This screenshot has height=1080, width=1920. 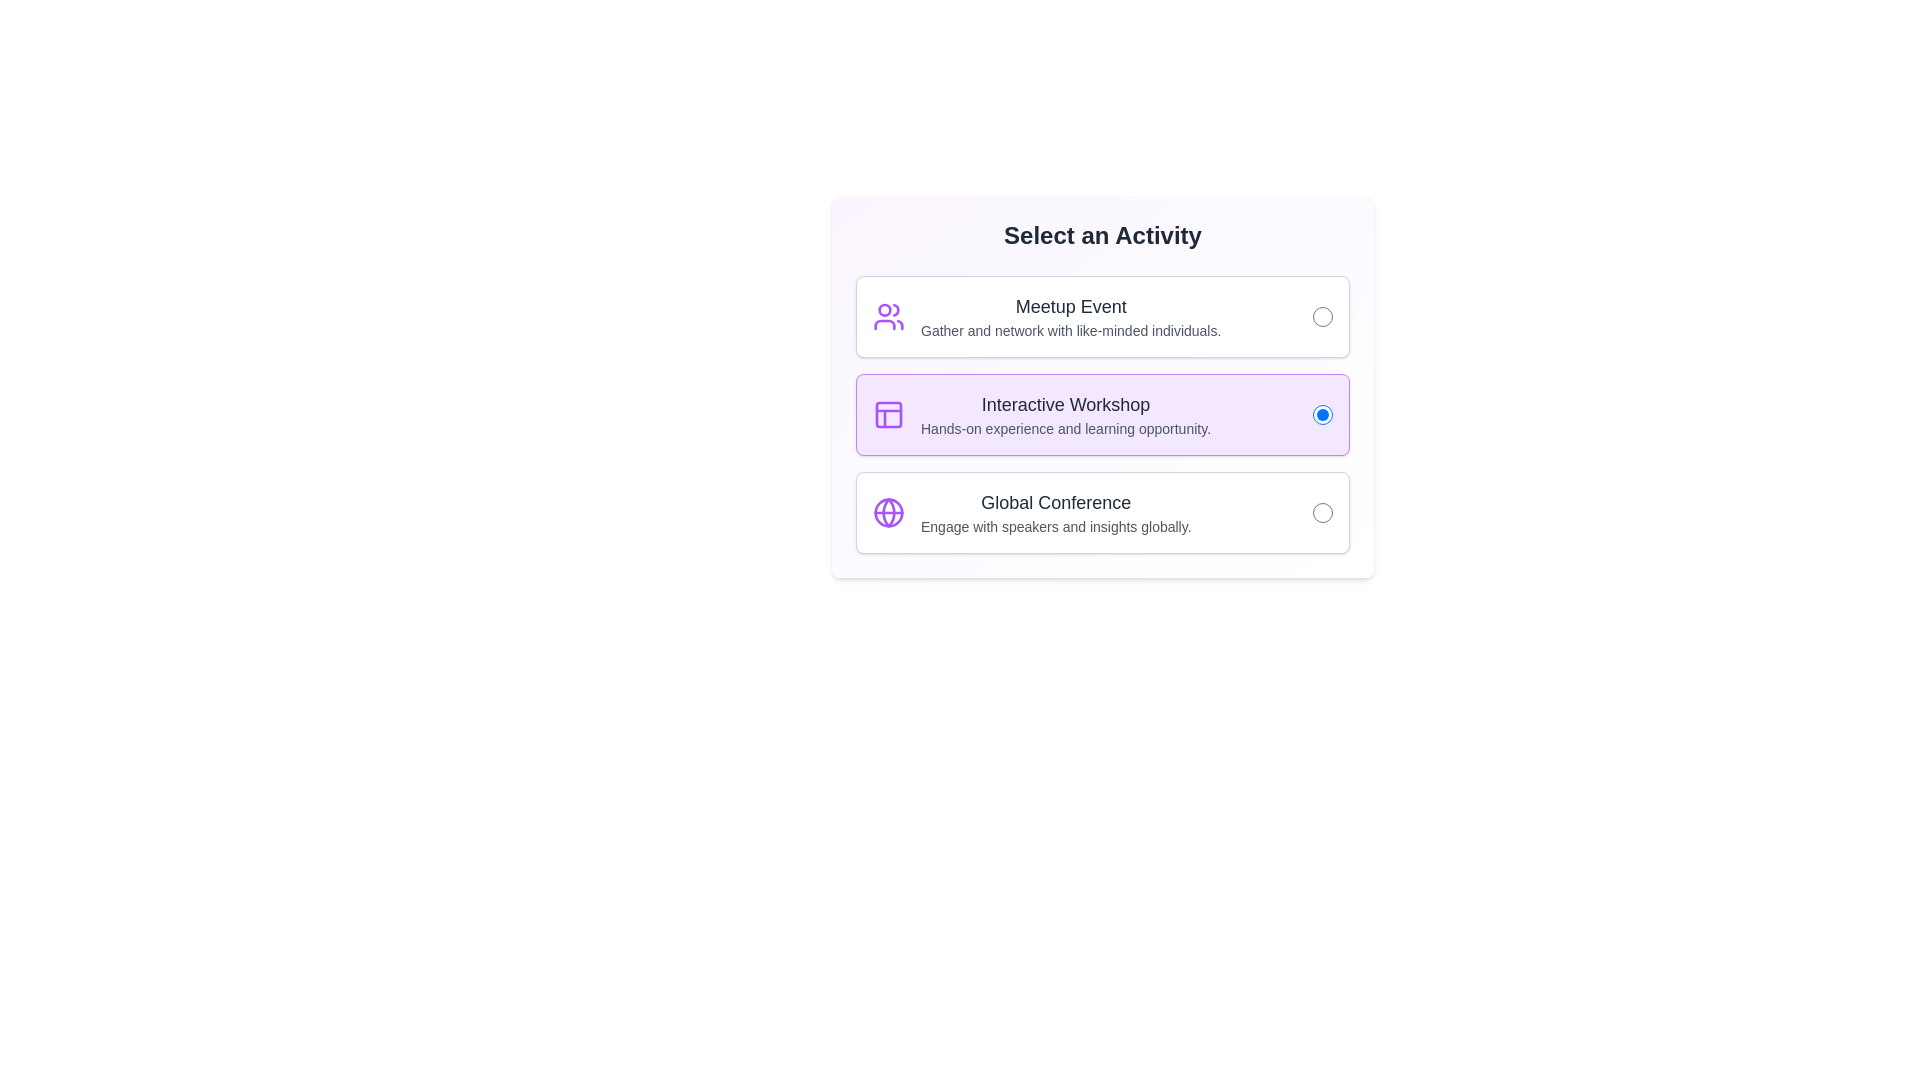 I want to click on the Circle (svg element) that represents the 'Global Conference' activity, located on the left side of the icon in the third option of the vertical list of activities, so click(x=887, y=511).